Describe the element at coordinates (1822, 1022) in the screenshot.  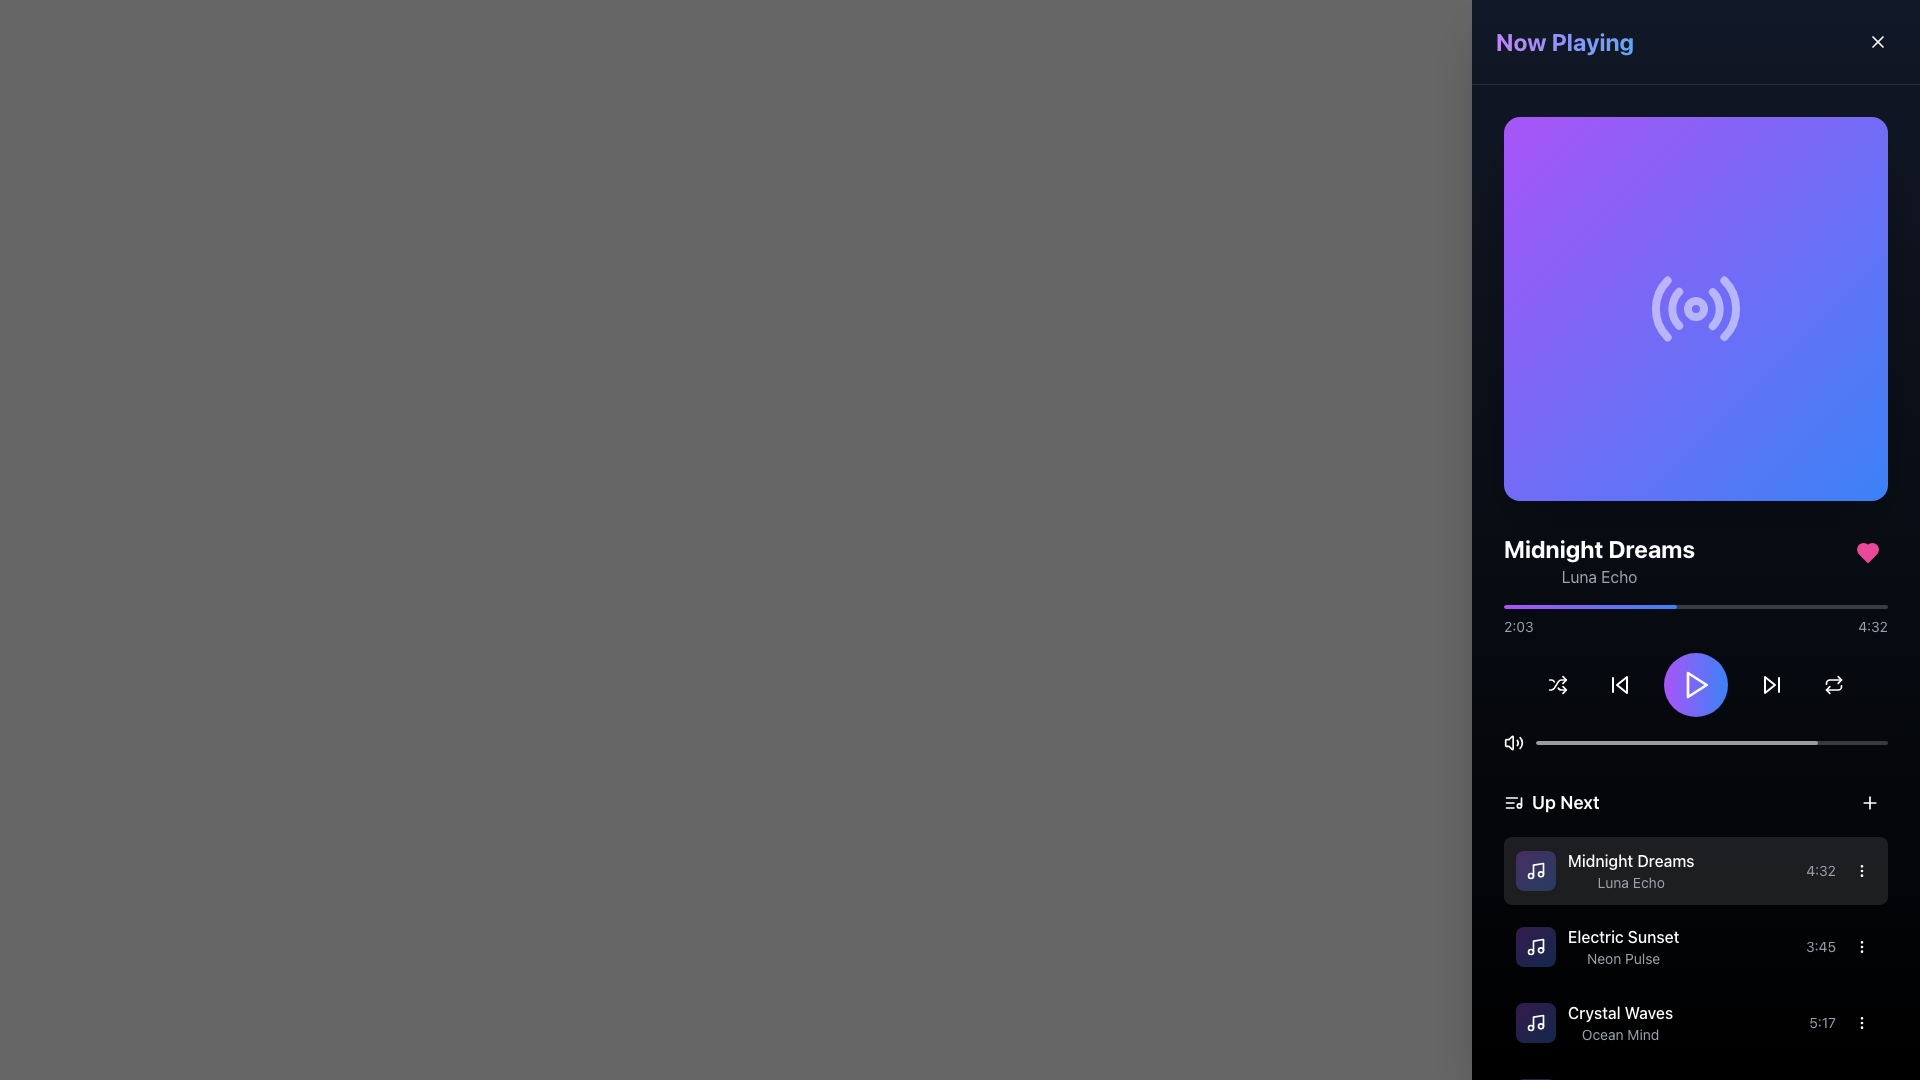
I see `the text-based label displaying the time '5:17' which is aligned to the right of the track titled 'Crystal Waves' in the playlist view` at that location.